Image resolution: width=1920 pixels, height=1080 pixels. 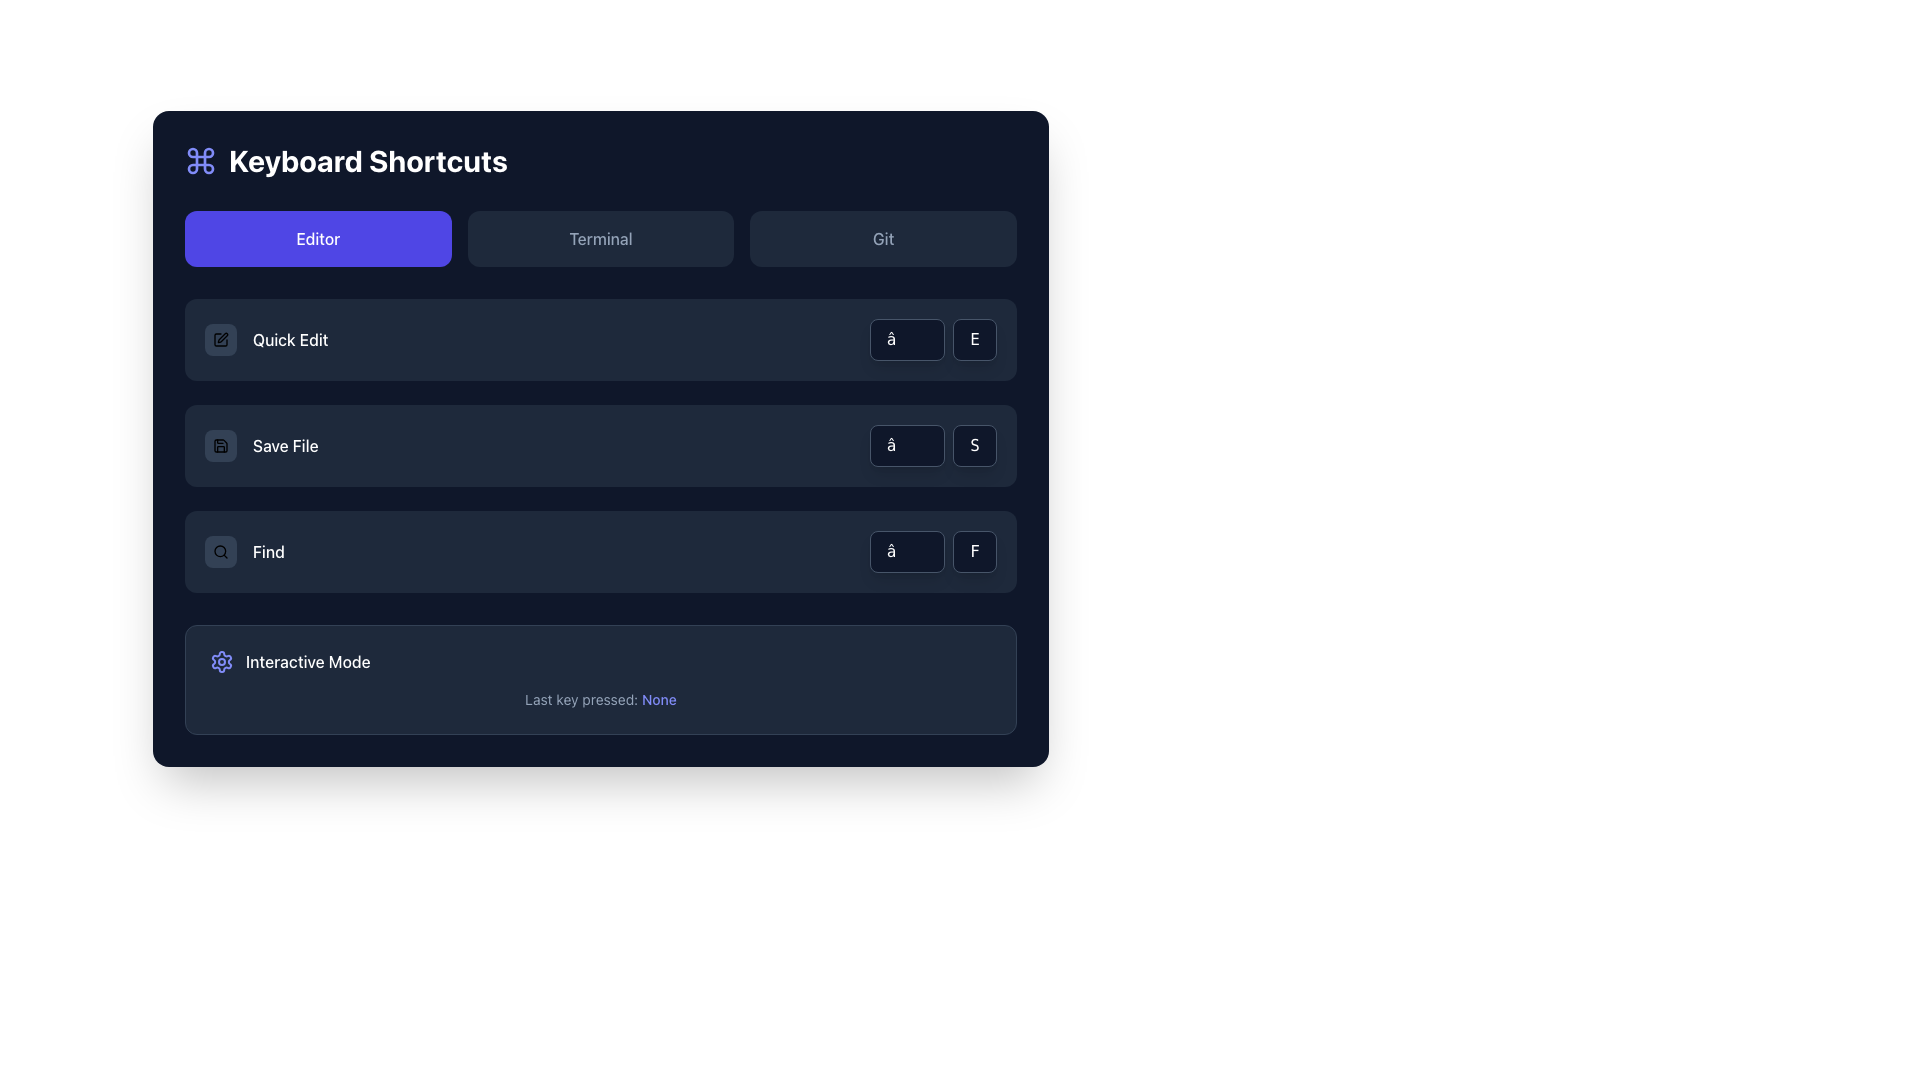 What do you see at coordinates (882, 238) in the screenshot?
I see `the 'Git' button` at bounding box center [882, 238].